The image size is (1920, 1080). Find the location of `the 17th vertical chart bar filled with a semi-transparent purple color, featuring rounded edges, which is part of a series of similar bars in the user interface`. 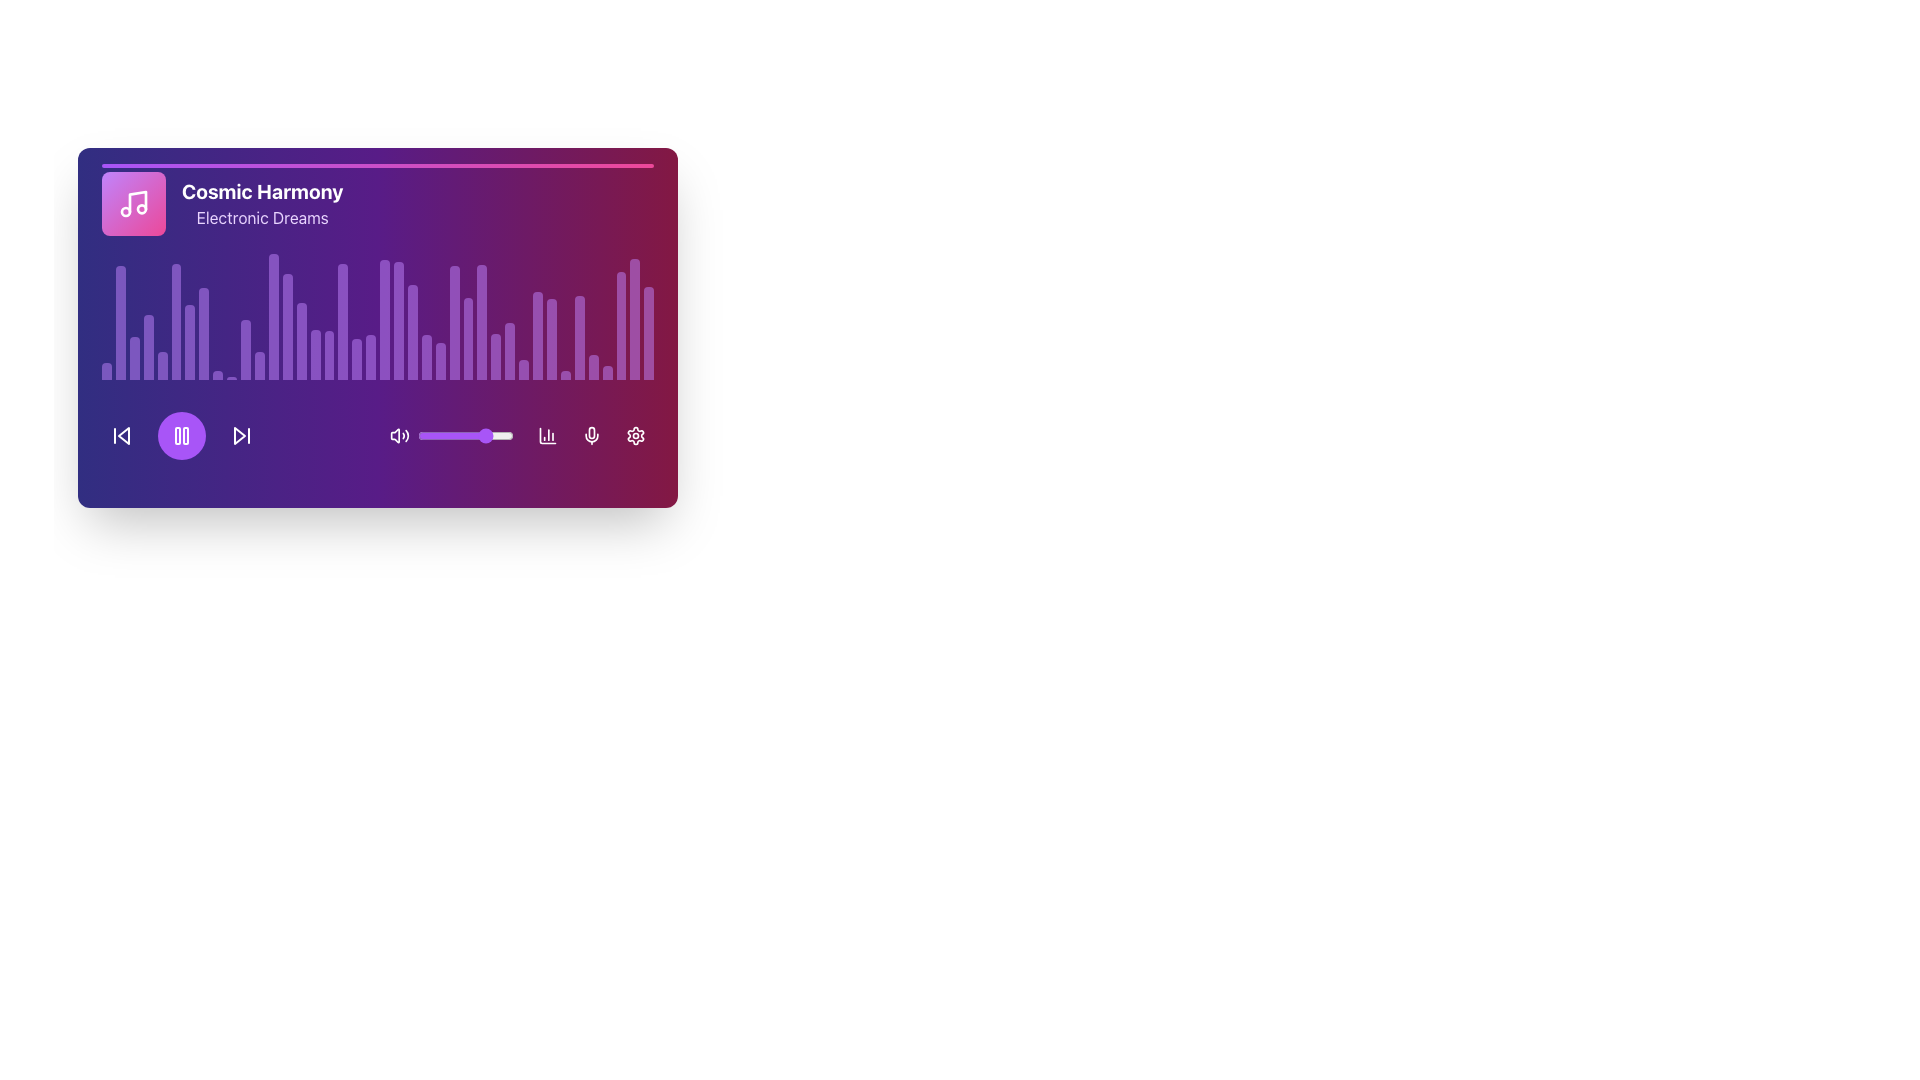

the 17th vertical chart bar filled with a semi-transparent purple color, featuring rounded edges, which is part of a series of similar bars in the user interface is located at coordinates (329, 354).